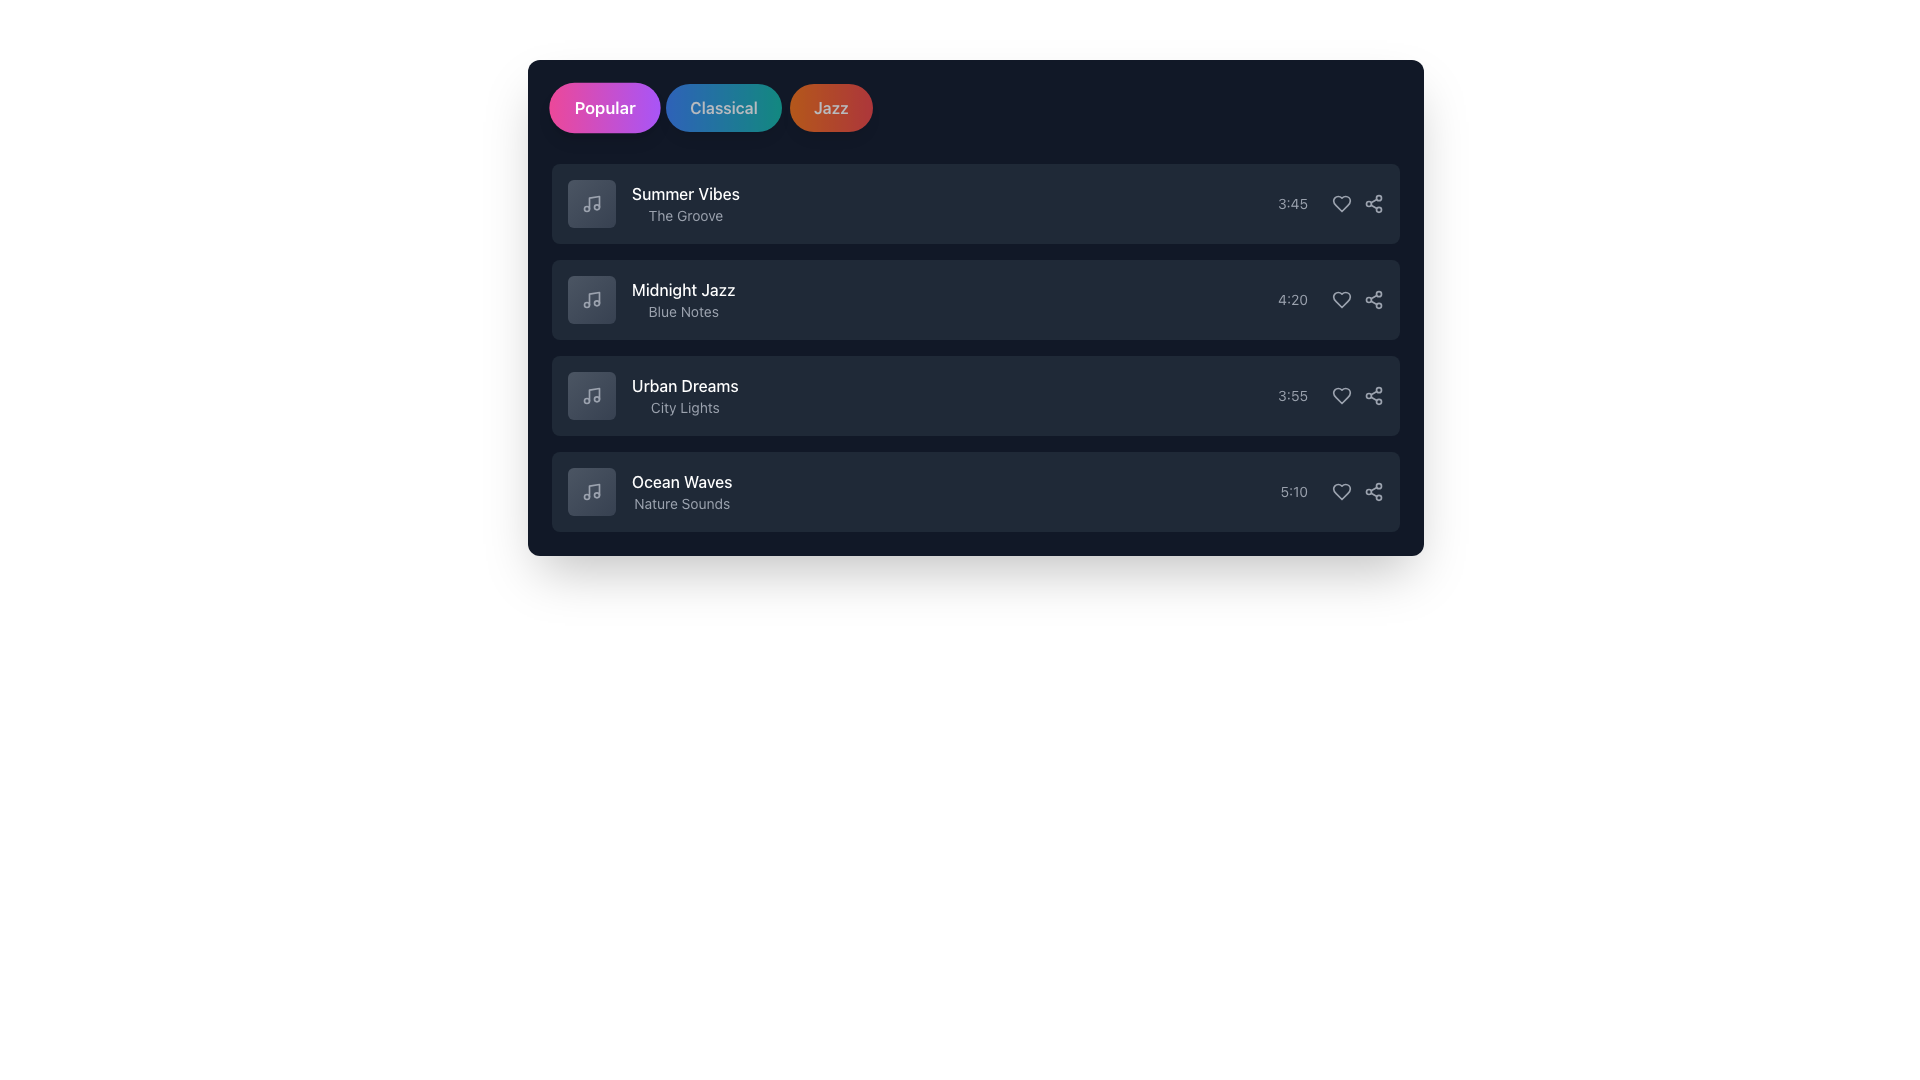  What do you see at coordinates (683, 300) in the screenshot?
I see `the text-label group that represents the song or album title 'Midnight Jazz' and its associated artist or genre 'Blue Notes'` at bounding box center [683, 300].